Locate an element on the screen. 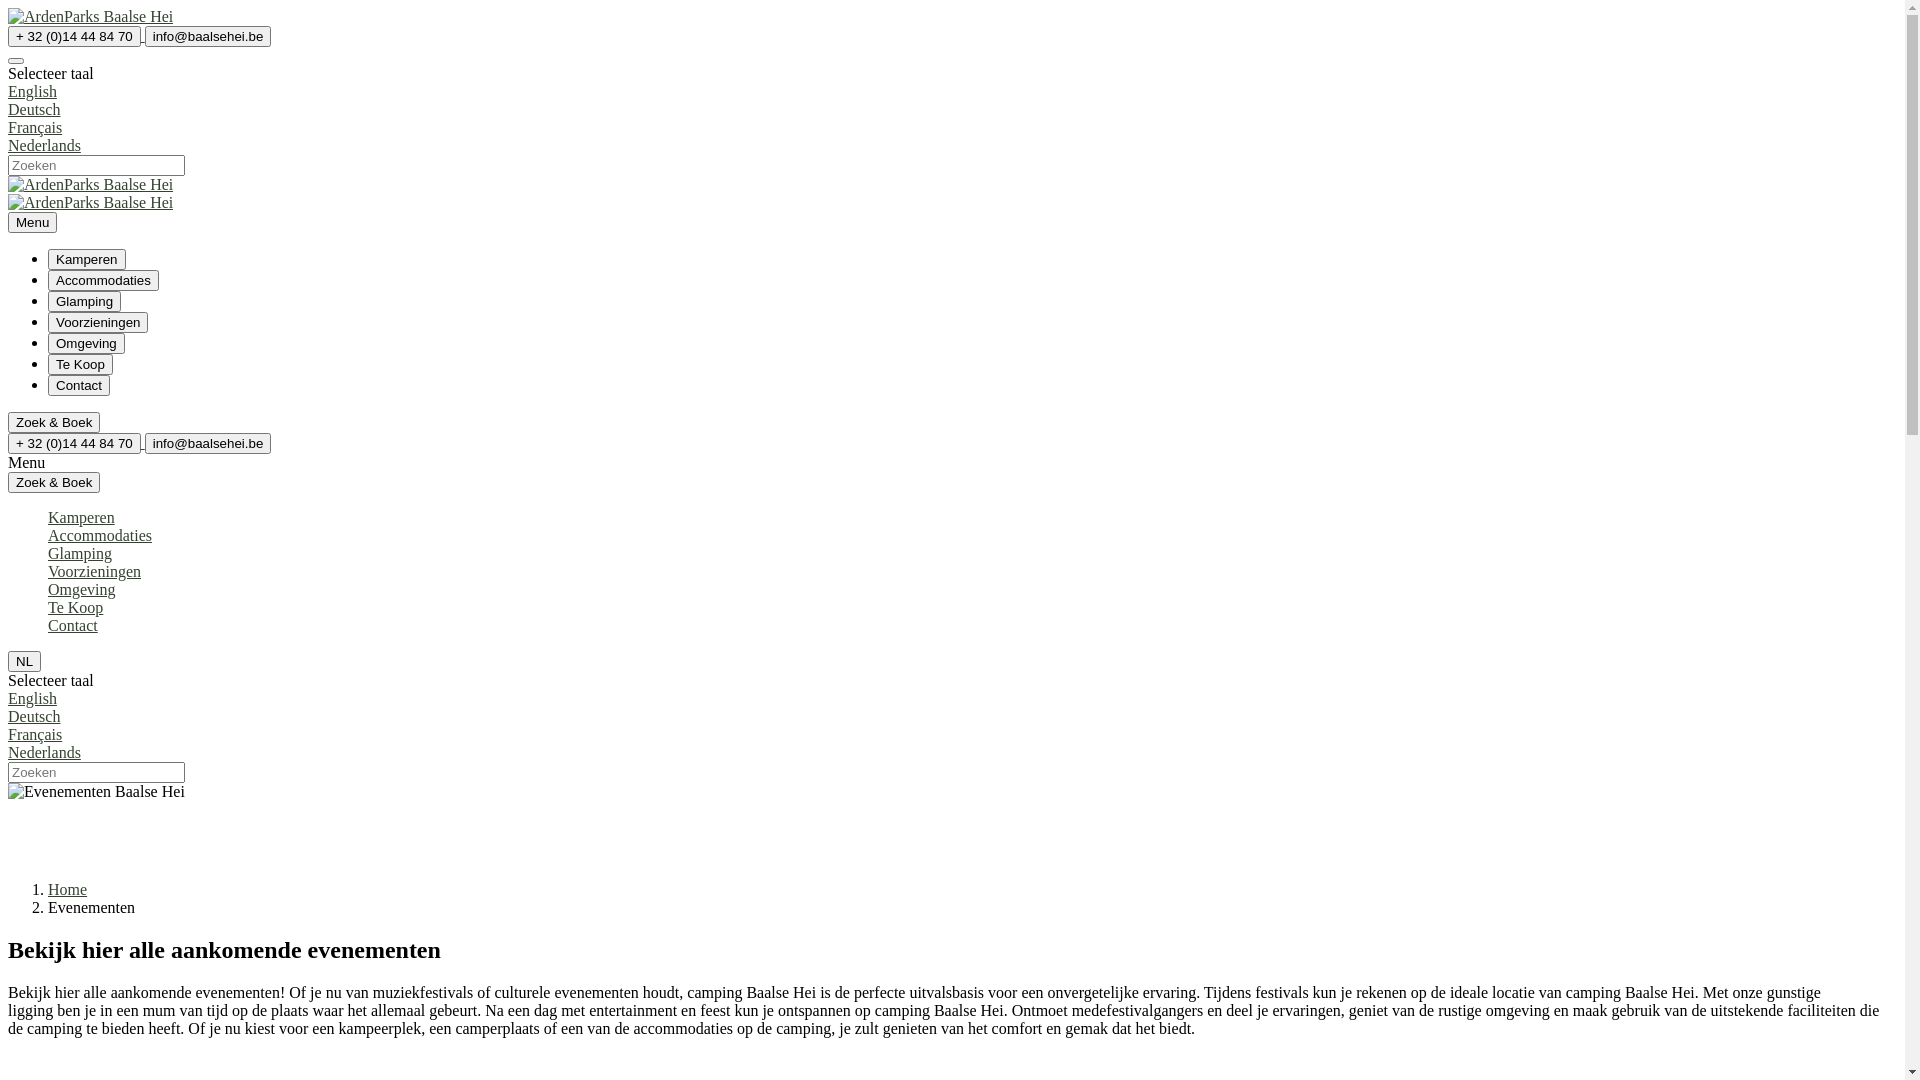  'English' is located at coordinates (8, 91).